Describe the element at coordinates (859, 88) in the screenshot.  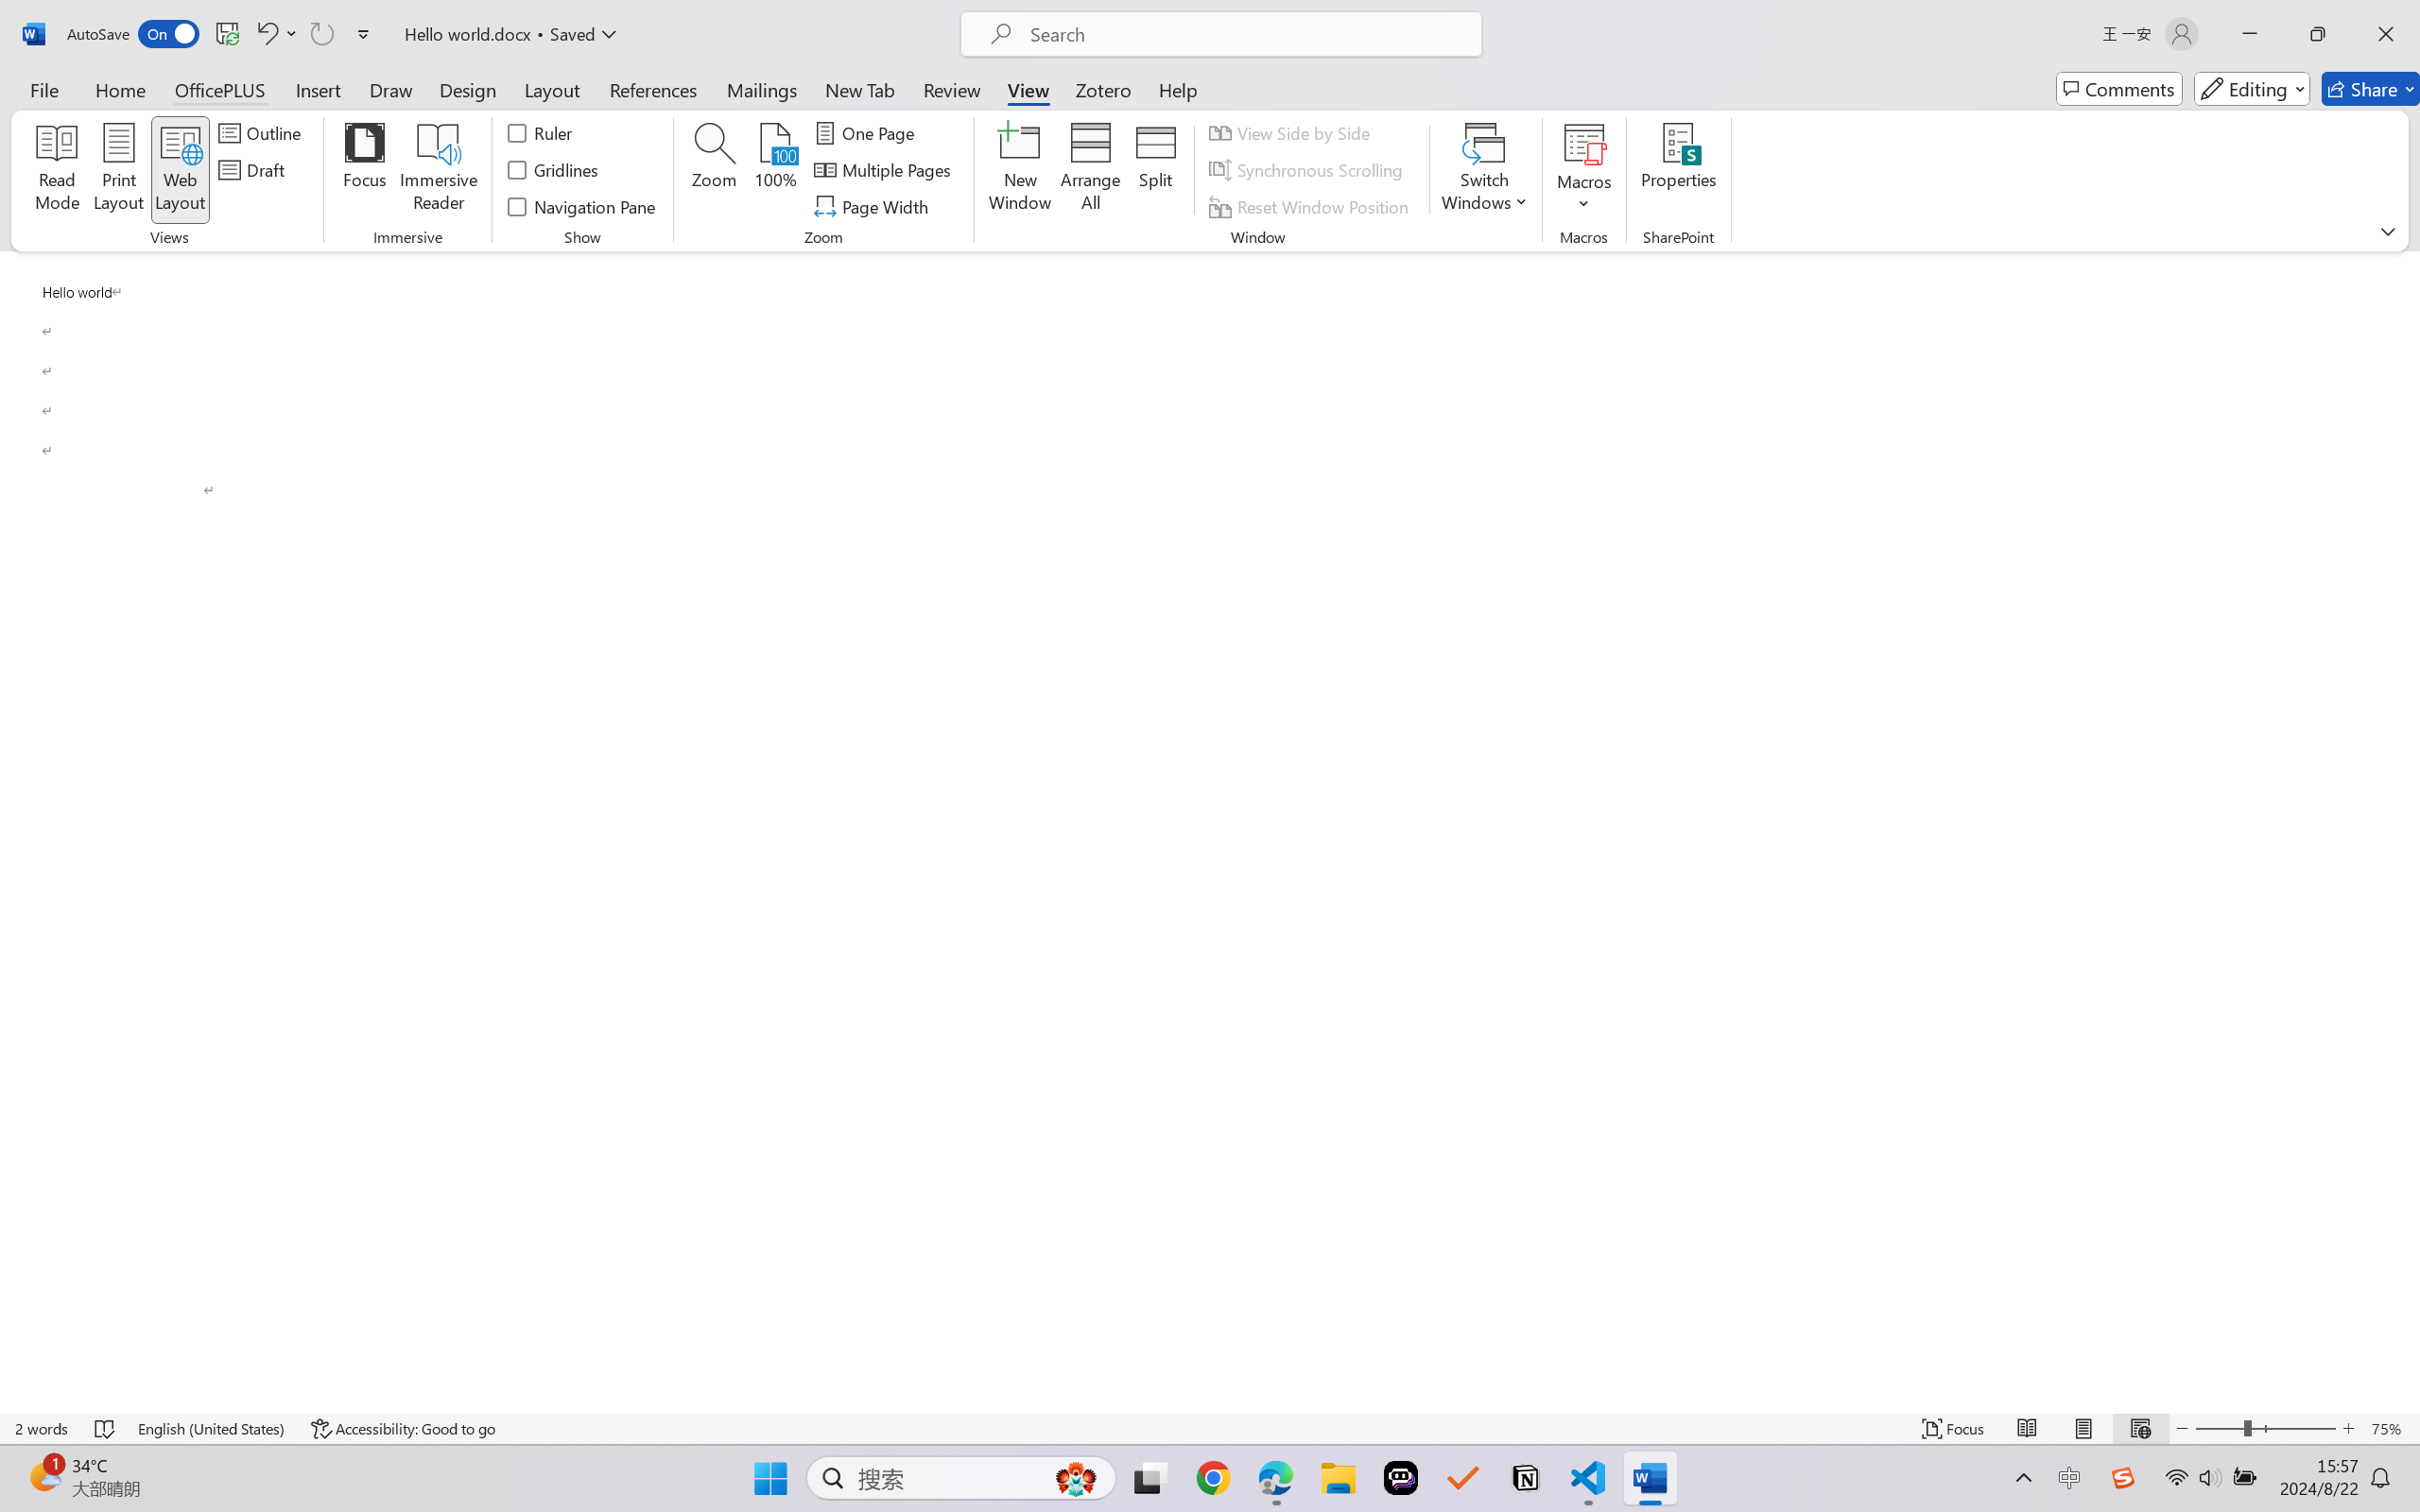
I see `'New Tab'` at that location.